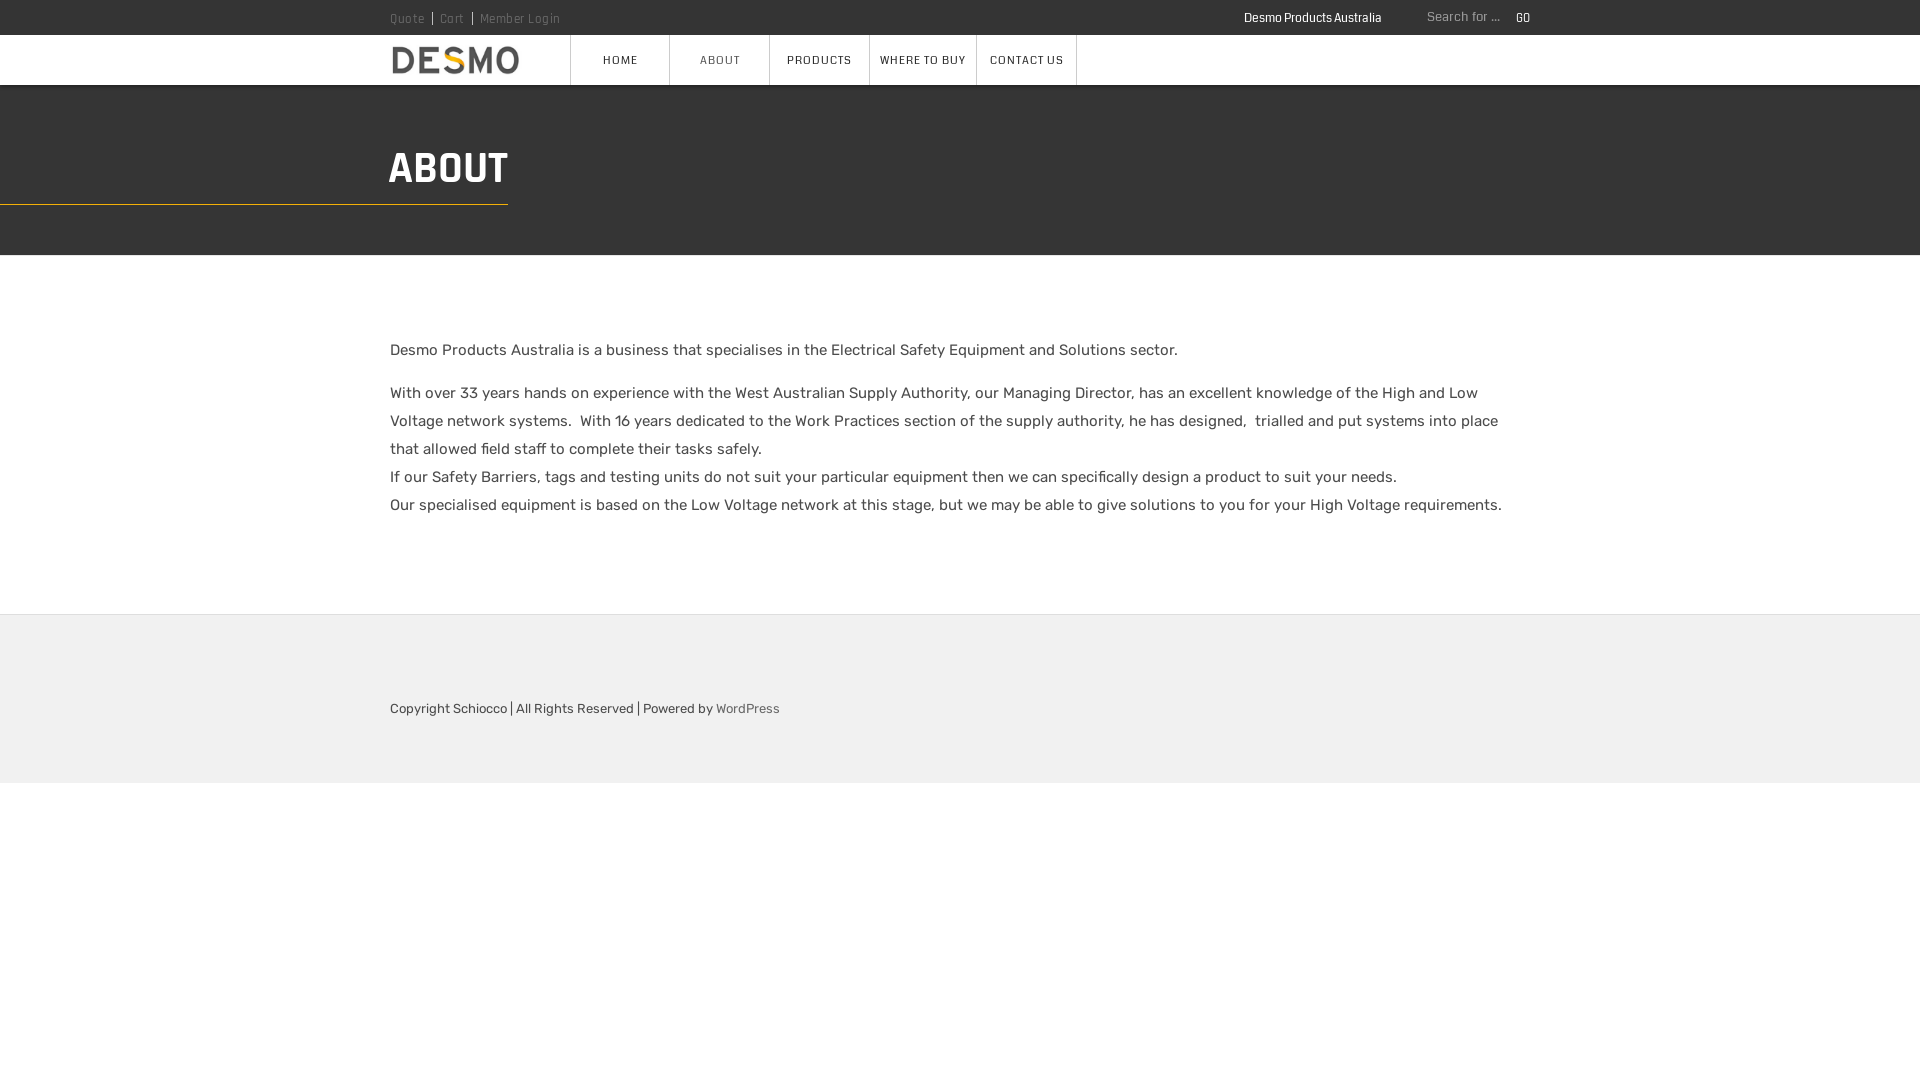 Image resolution: width=1920 pixels, height=1080 pixels. Describe the element at coordinates (389, 19) in the screenshot. I see `'Quote'` at that location.